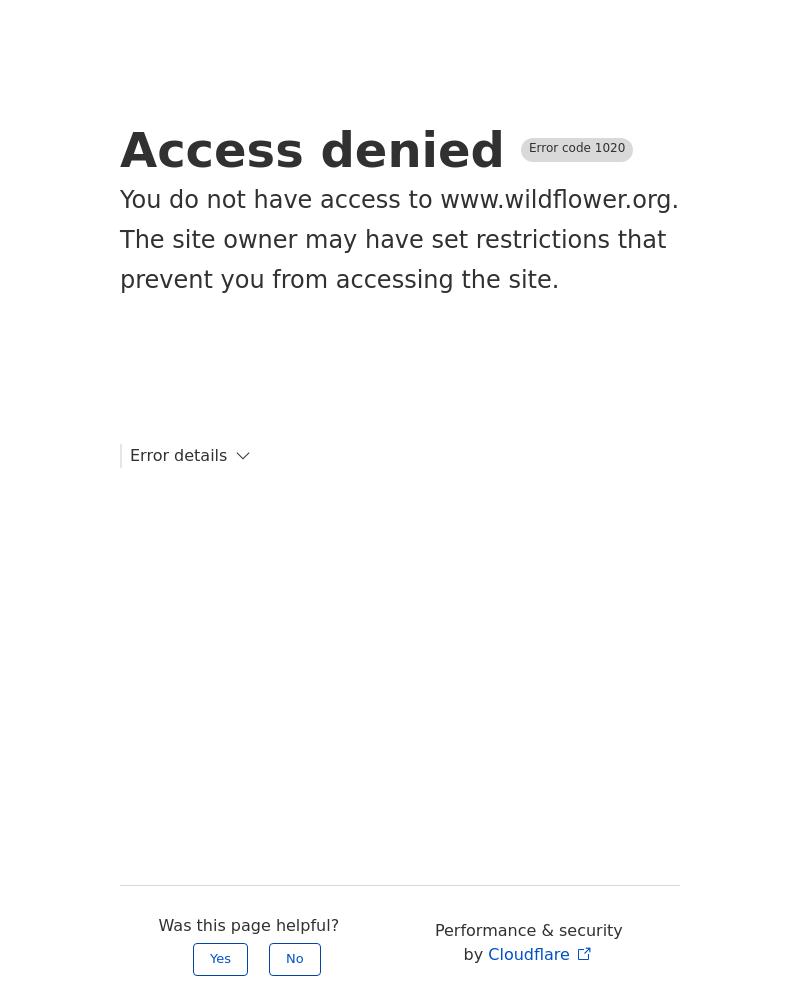  I want to click on 'Was this page helpful?', so click(247, 925).